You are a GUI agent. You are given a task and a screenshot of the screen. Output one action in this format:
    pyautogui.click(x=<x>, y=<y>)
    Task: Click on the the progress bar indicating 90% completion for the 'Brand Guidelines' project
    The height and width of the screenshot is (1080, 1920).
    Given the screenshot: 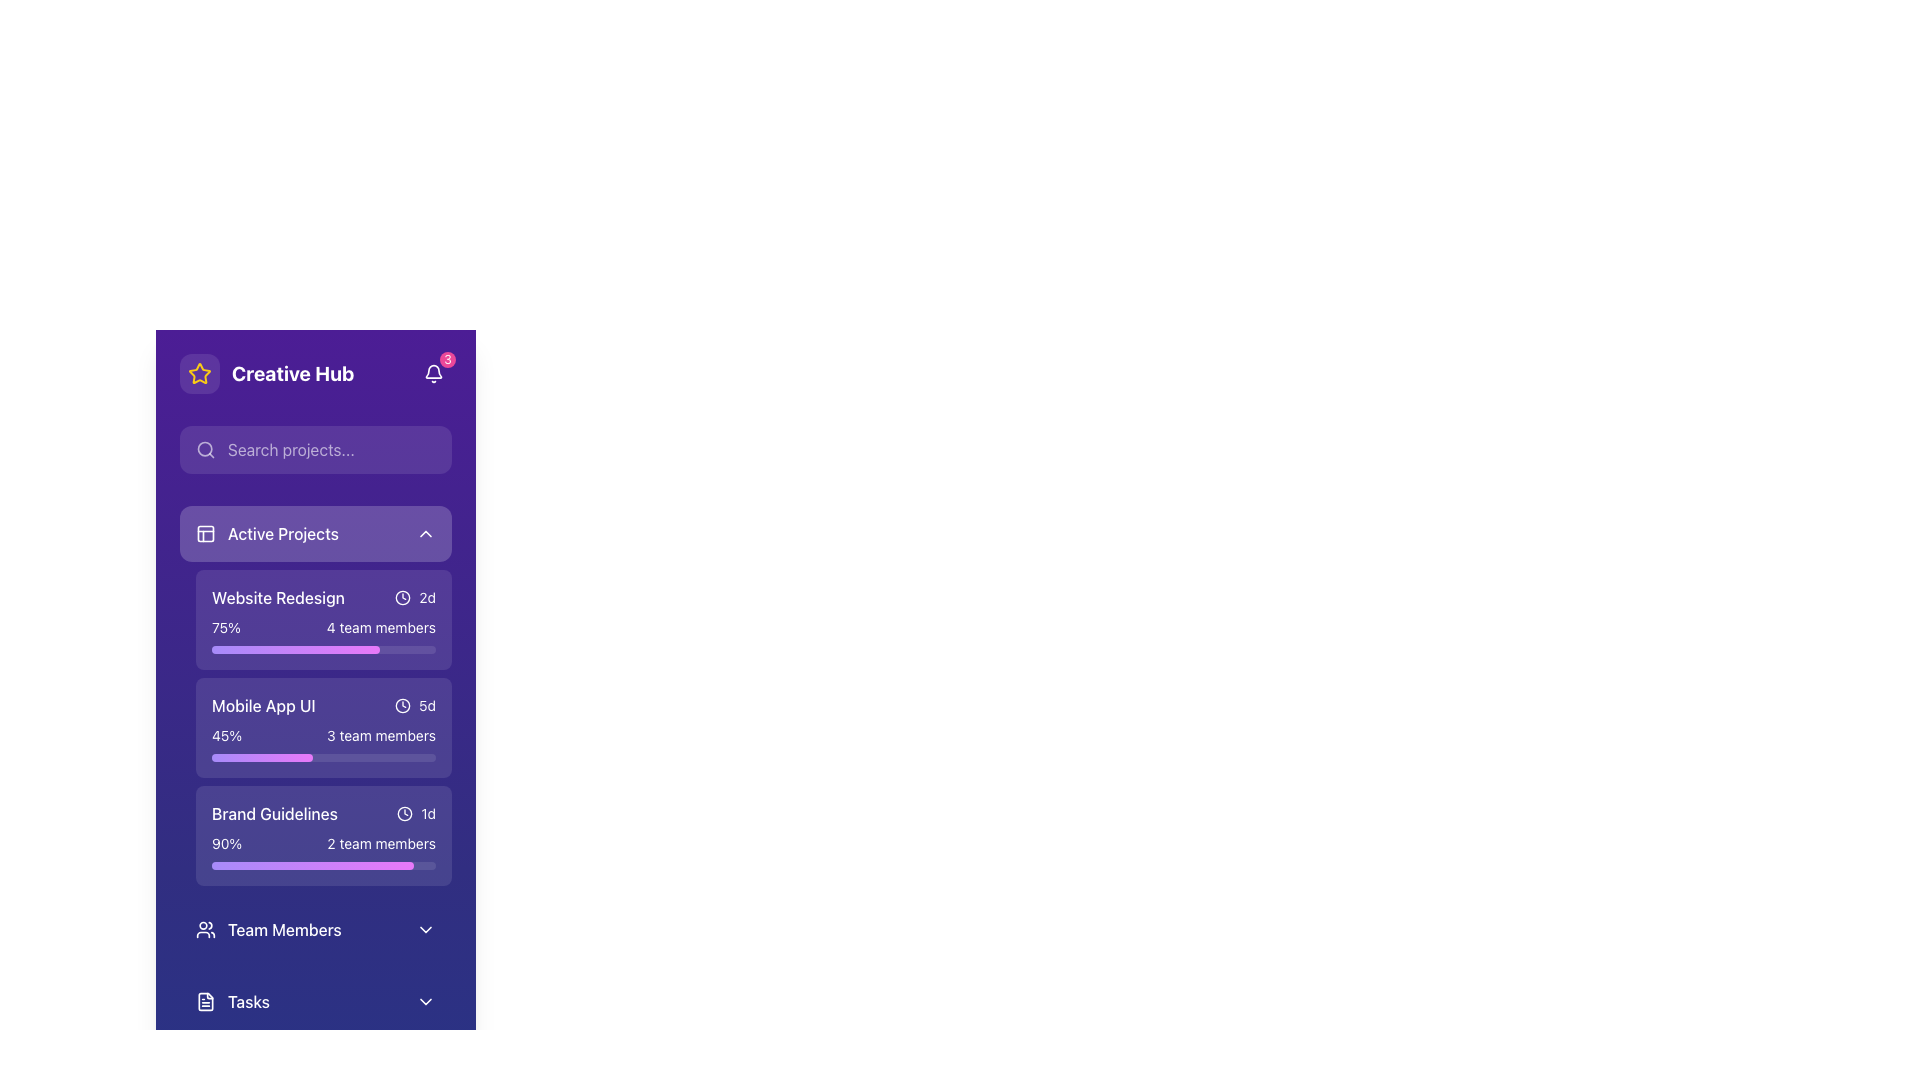 What is the action you would take?
    pyautogui.click(x=311, y=865)
    